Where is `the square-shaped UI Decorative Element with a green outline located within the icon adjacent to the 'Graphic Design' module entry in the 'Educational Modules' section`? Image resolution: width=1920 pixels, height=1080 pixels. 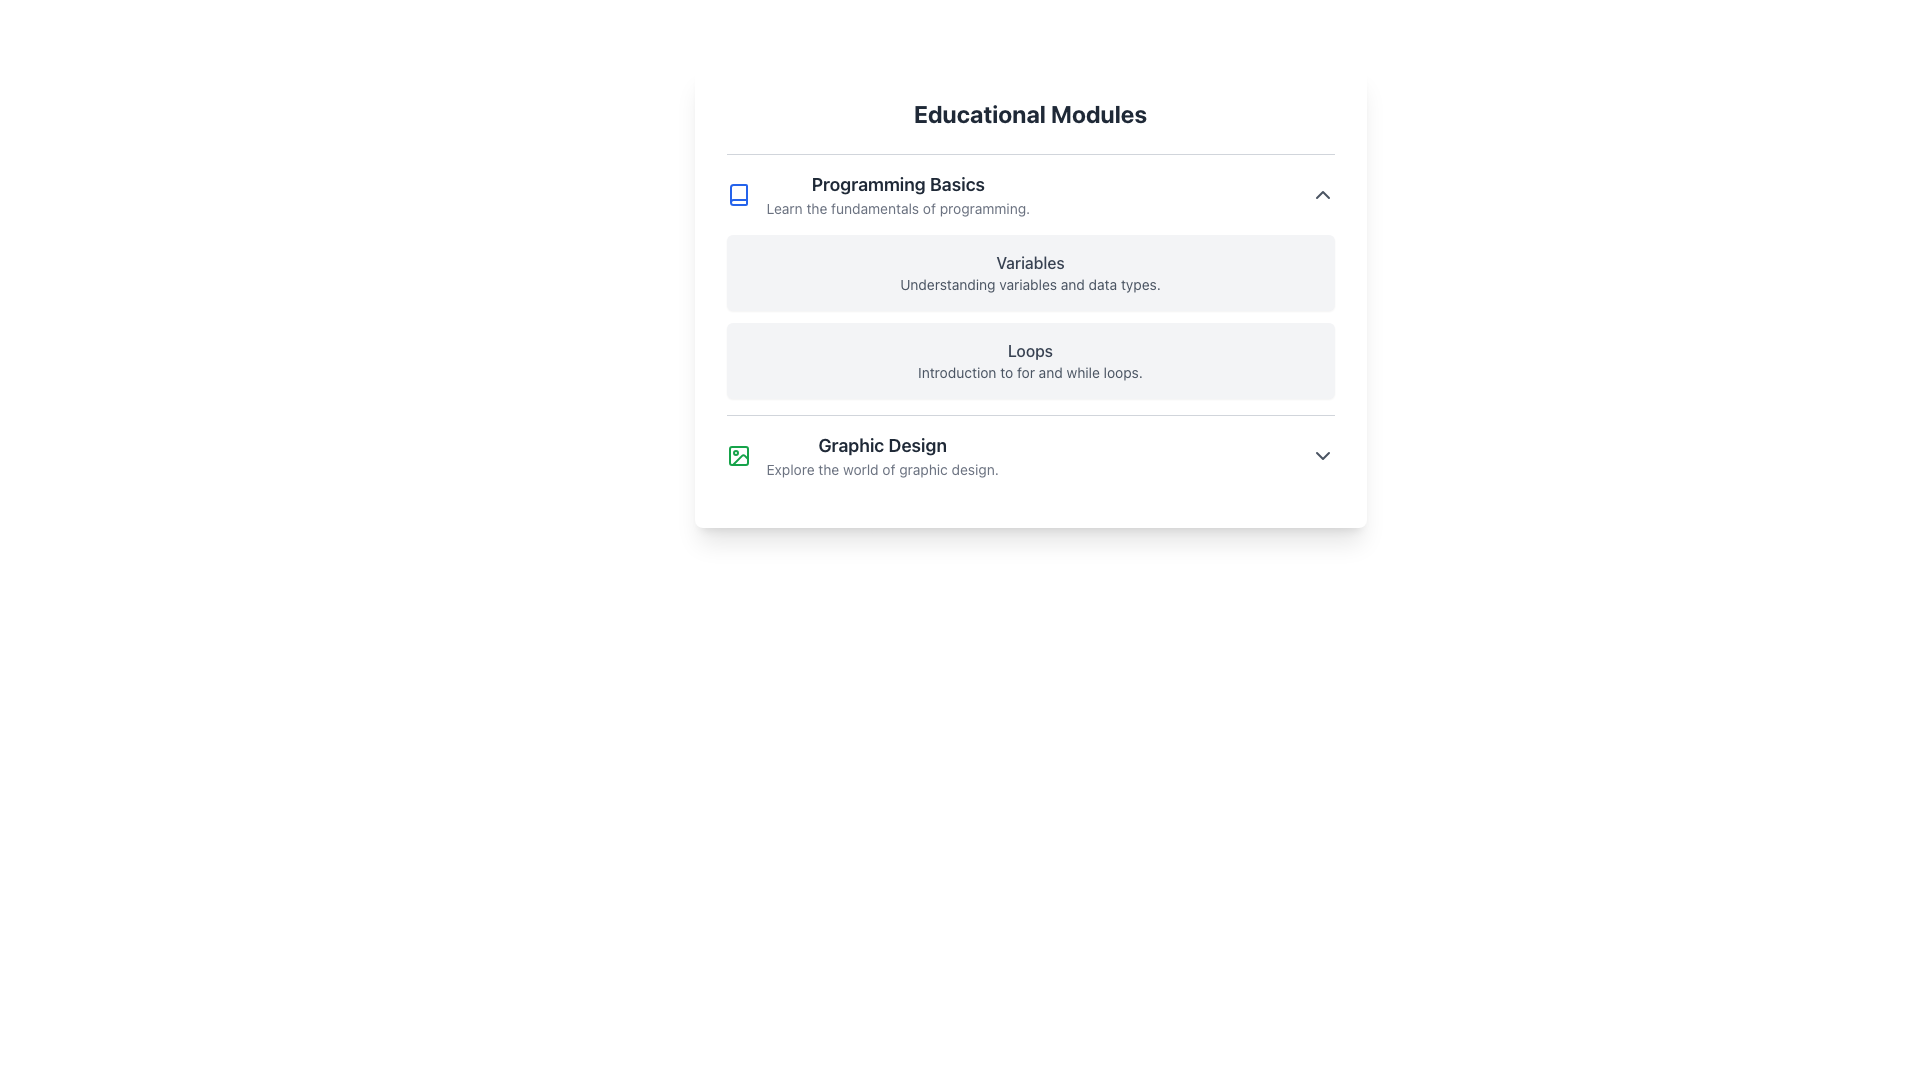 the square-shaped UI Decorative Element with a green outline located within the icon adjacent to the 'Graphic Design' module entry in the 'Educational Modules' section is located at coordinates (737, 455).